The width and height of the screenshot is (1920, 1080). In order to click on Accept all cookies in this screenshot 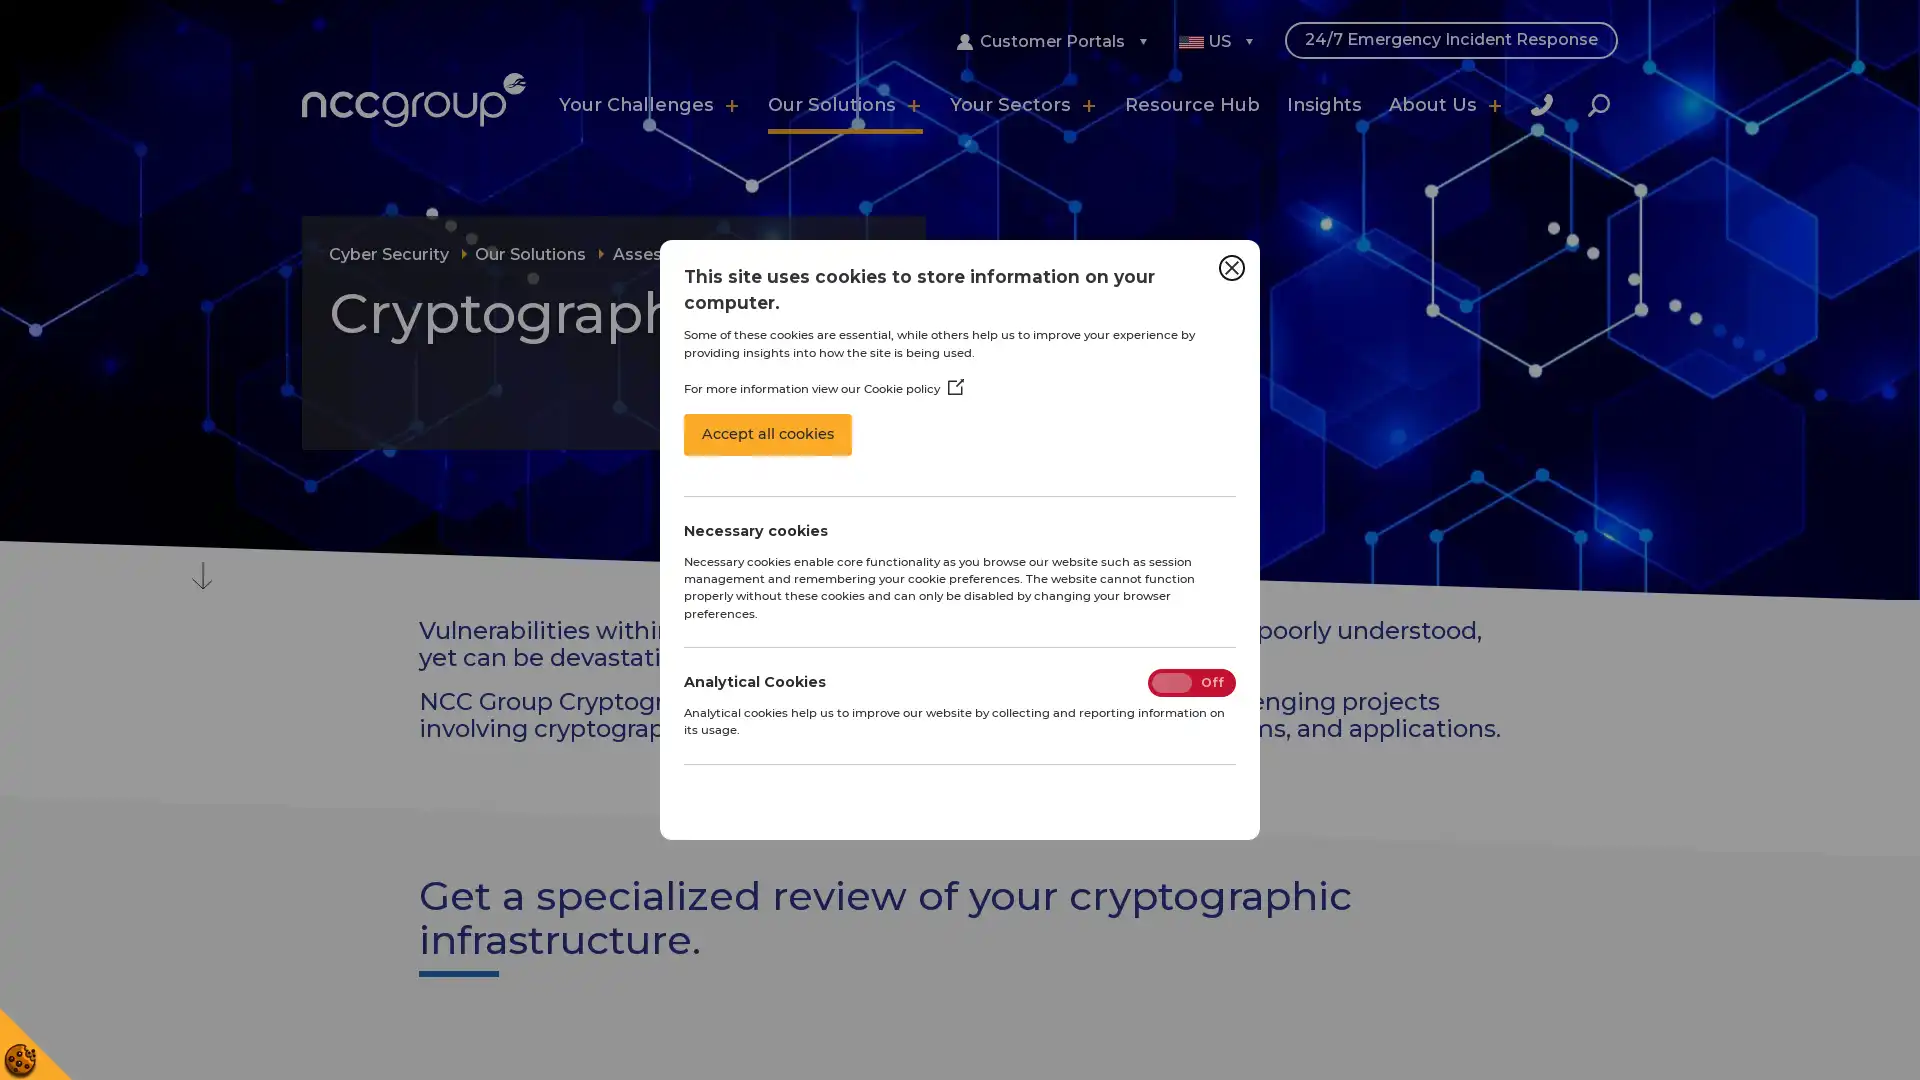, I will do `click(767, 433)`.